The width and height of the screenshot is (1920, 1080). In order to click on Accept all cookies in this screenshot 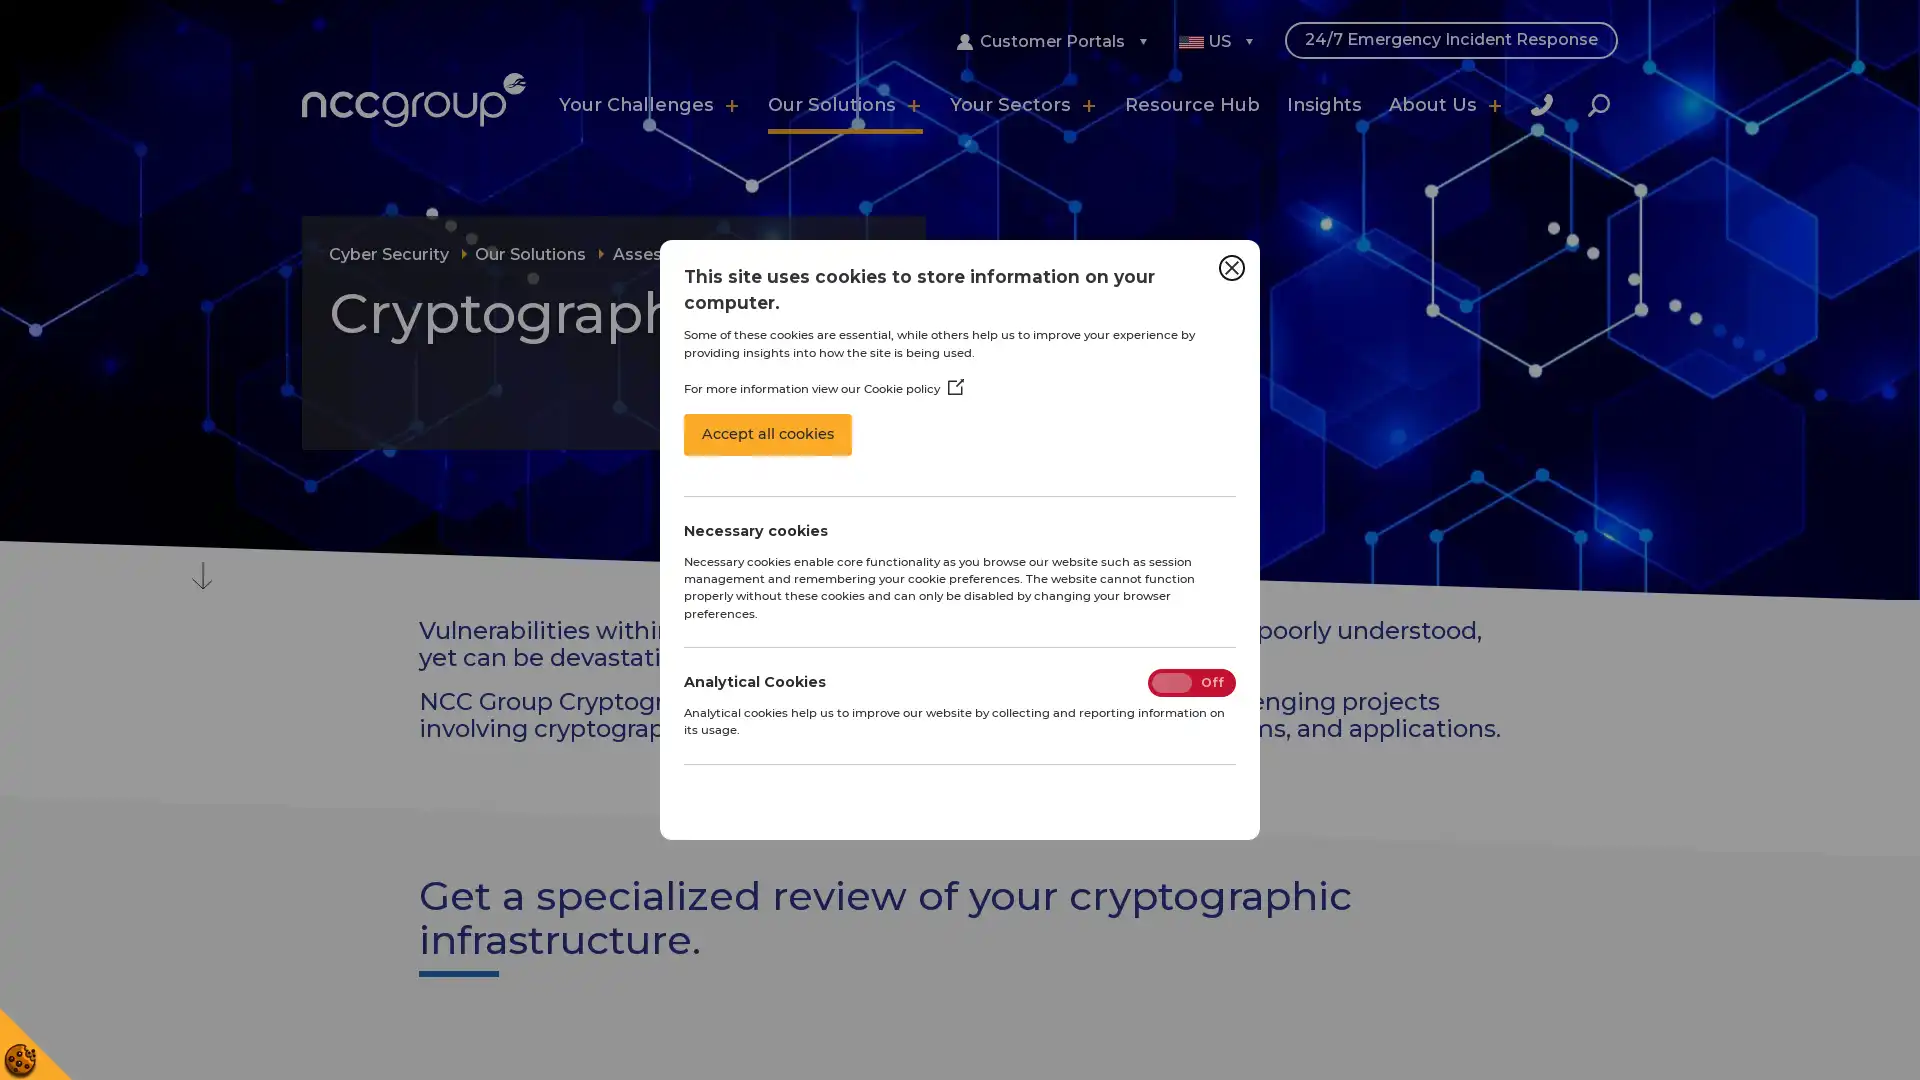, I will do `click(767, 433)`.